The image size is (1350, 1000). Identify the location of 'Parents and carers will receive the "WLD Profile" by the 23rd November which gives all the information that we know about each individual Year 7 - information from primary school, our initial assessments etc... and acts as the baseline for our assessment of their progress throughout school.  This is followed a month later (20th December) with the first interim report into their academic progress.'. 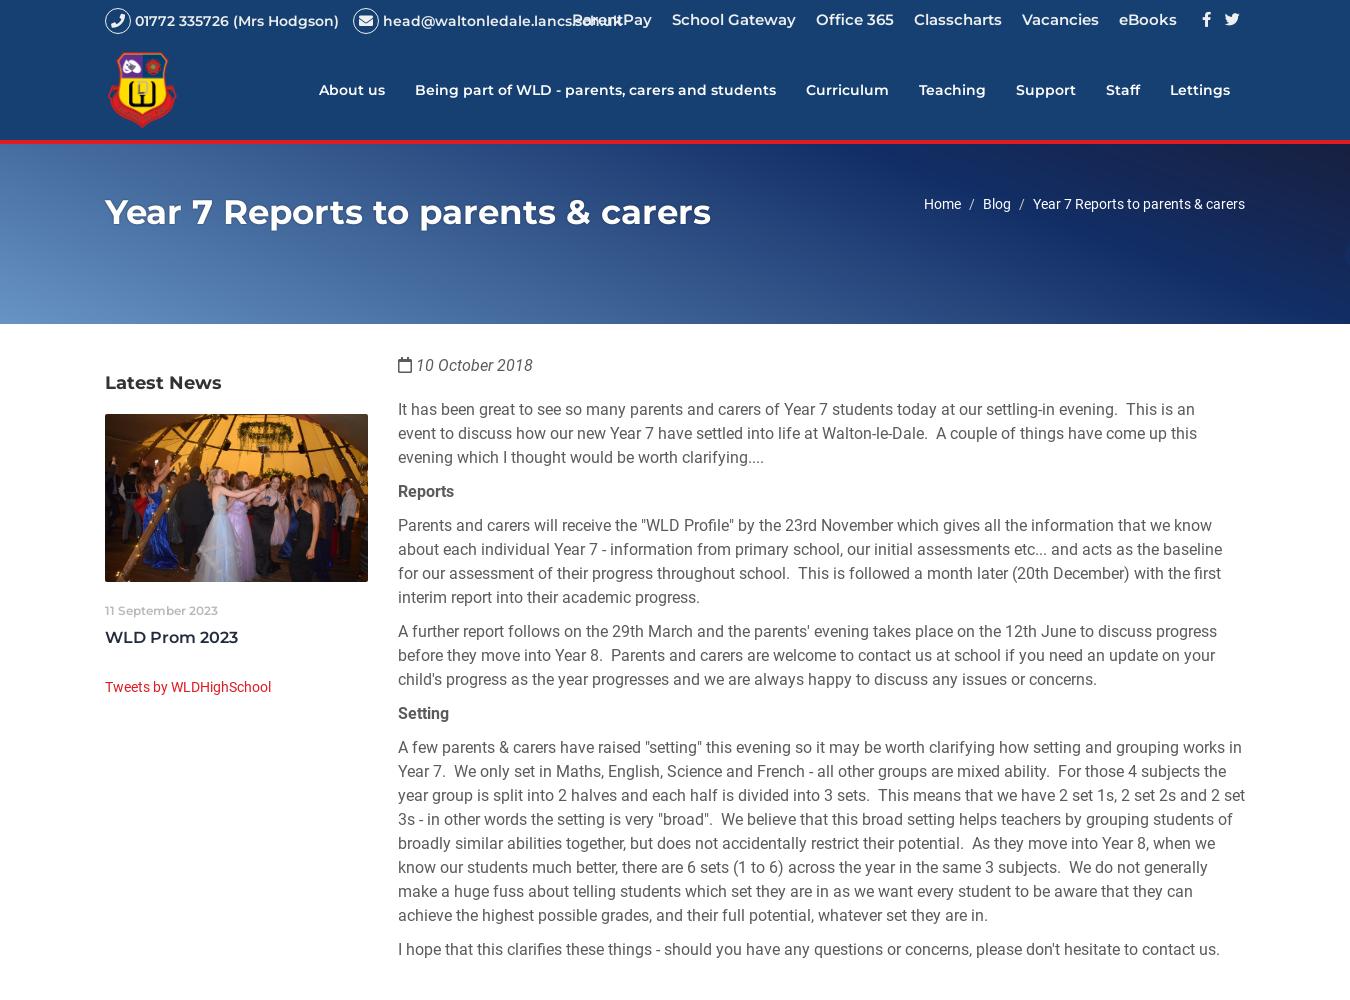
(809, 561).